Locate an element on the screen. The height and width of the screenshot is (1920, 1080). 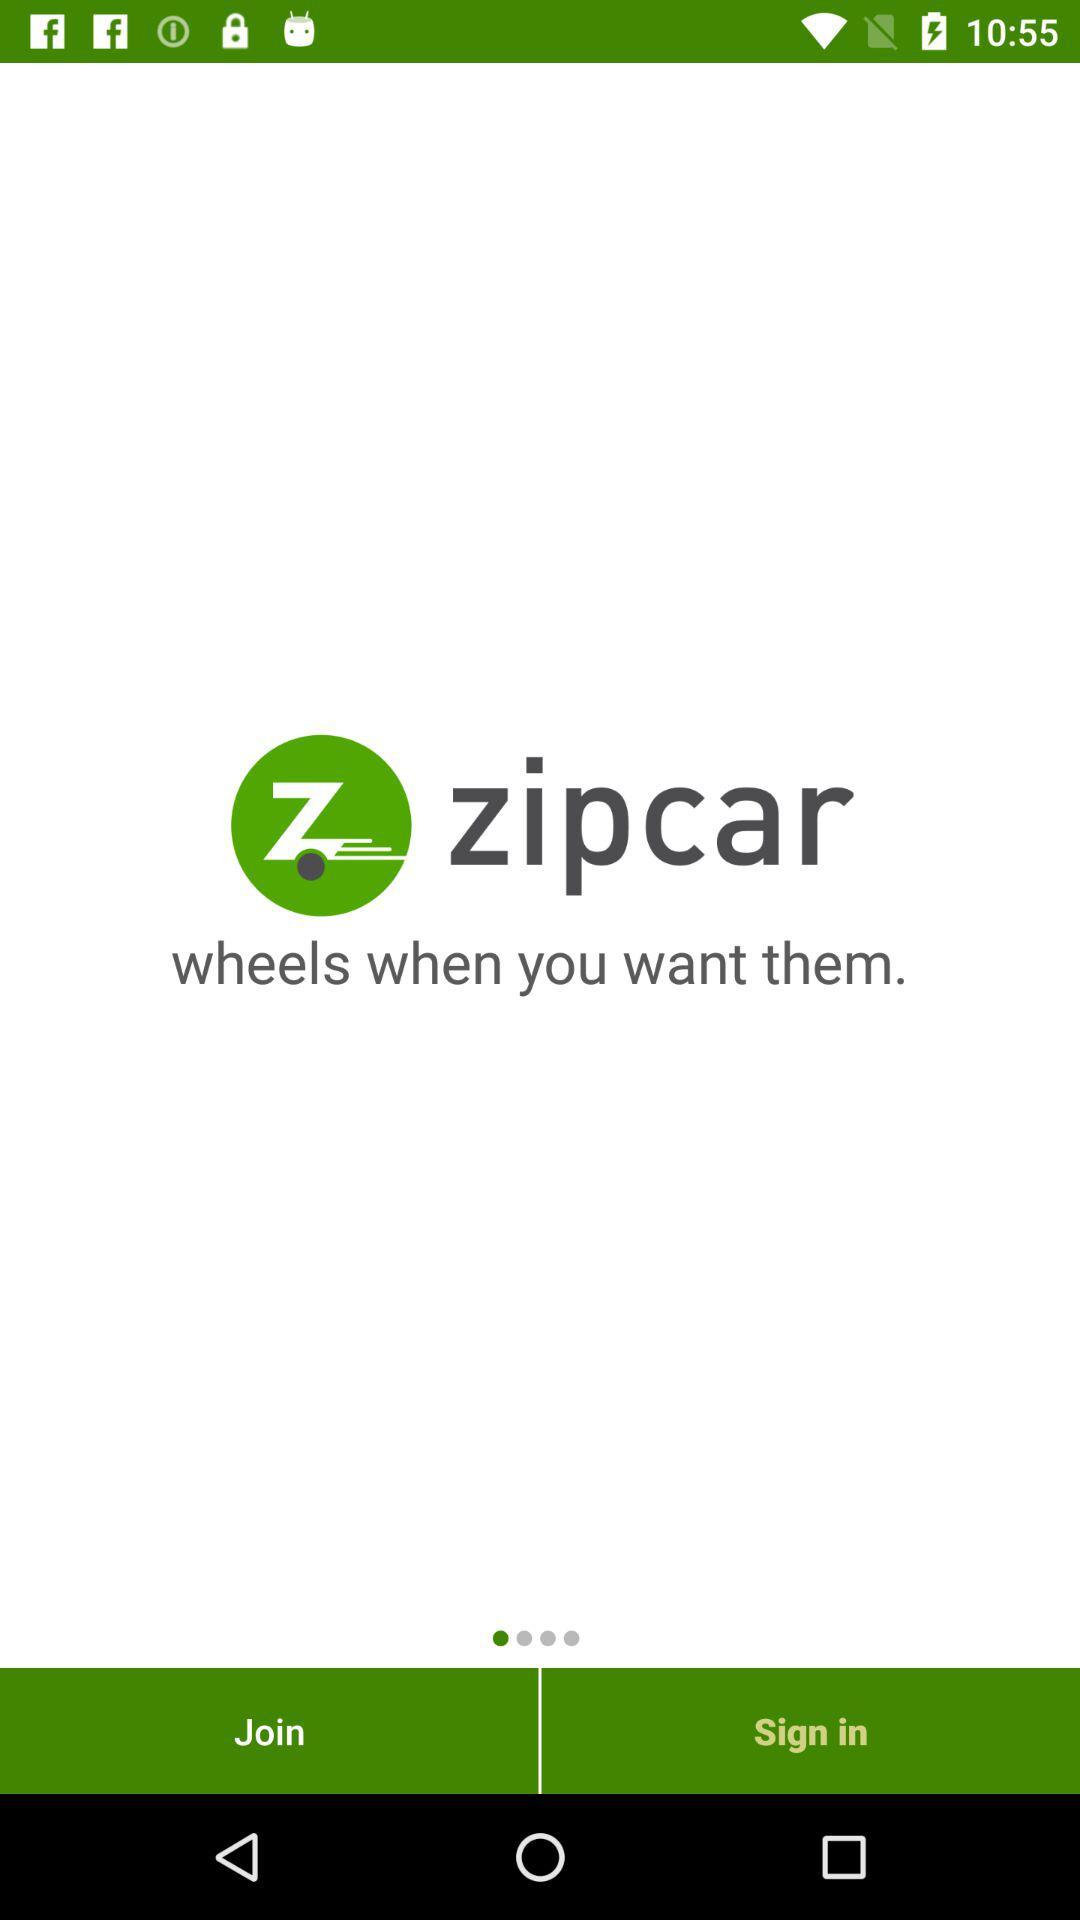
the icon at the bottom left corner is located at coordinates (268, 1730).